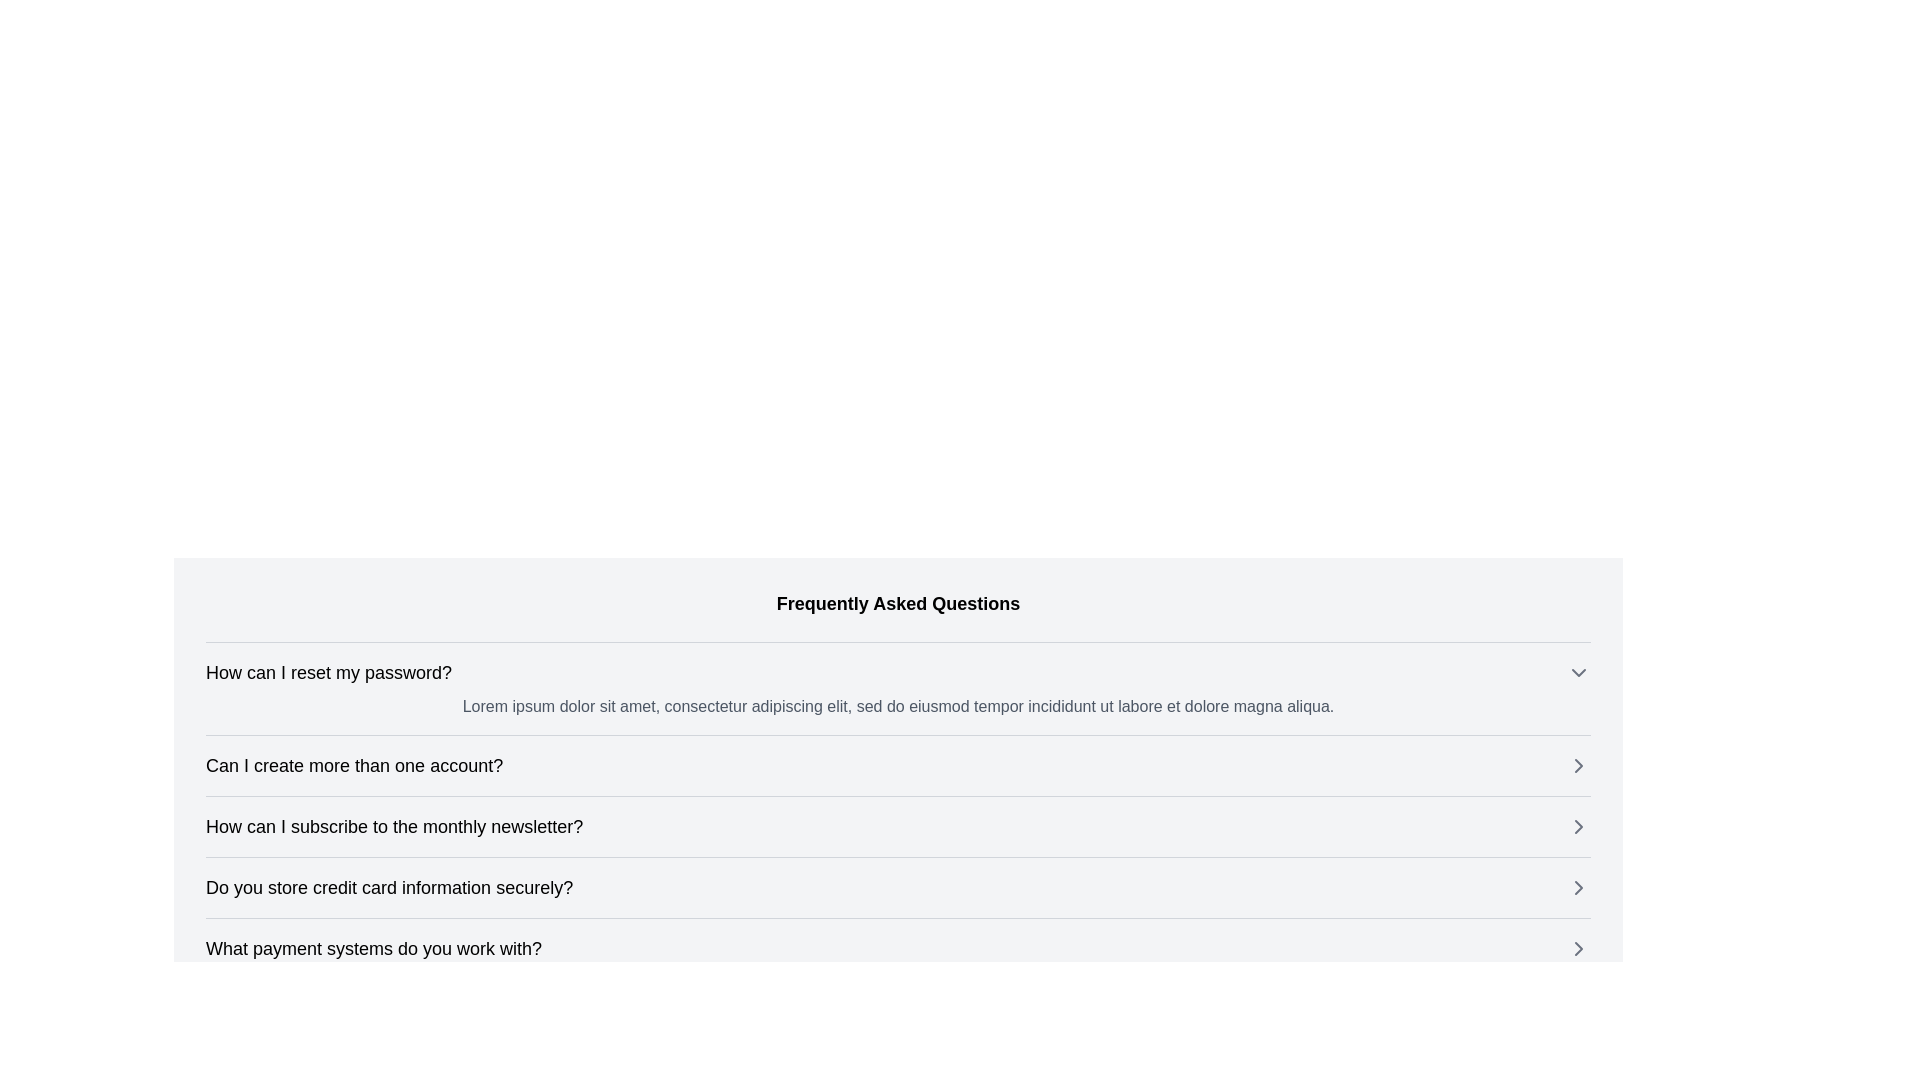 This screenshot has height=1080, width=1920. What do you see at coordinates (389, 886) in the screenshot?
I see `the text label that displays the question 'Do you store credit card information securely?', which is styled in bold and larger font, located in the fourth row of the FAQ list` at bounding box center [389, 886].